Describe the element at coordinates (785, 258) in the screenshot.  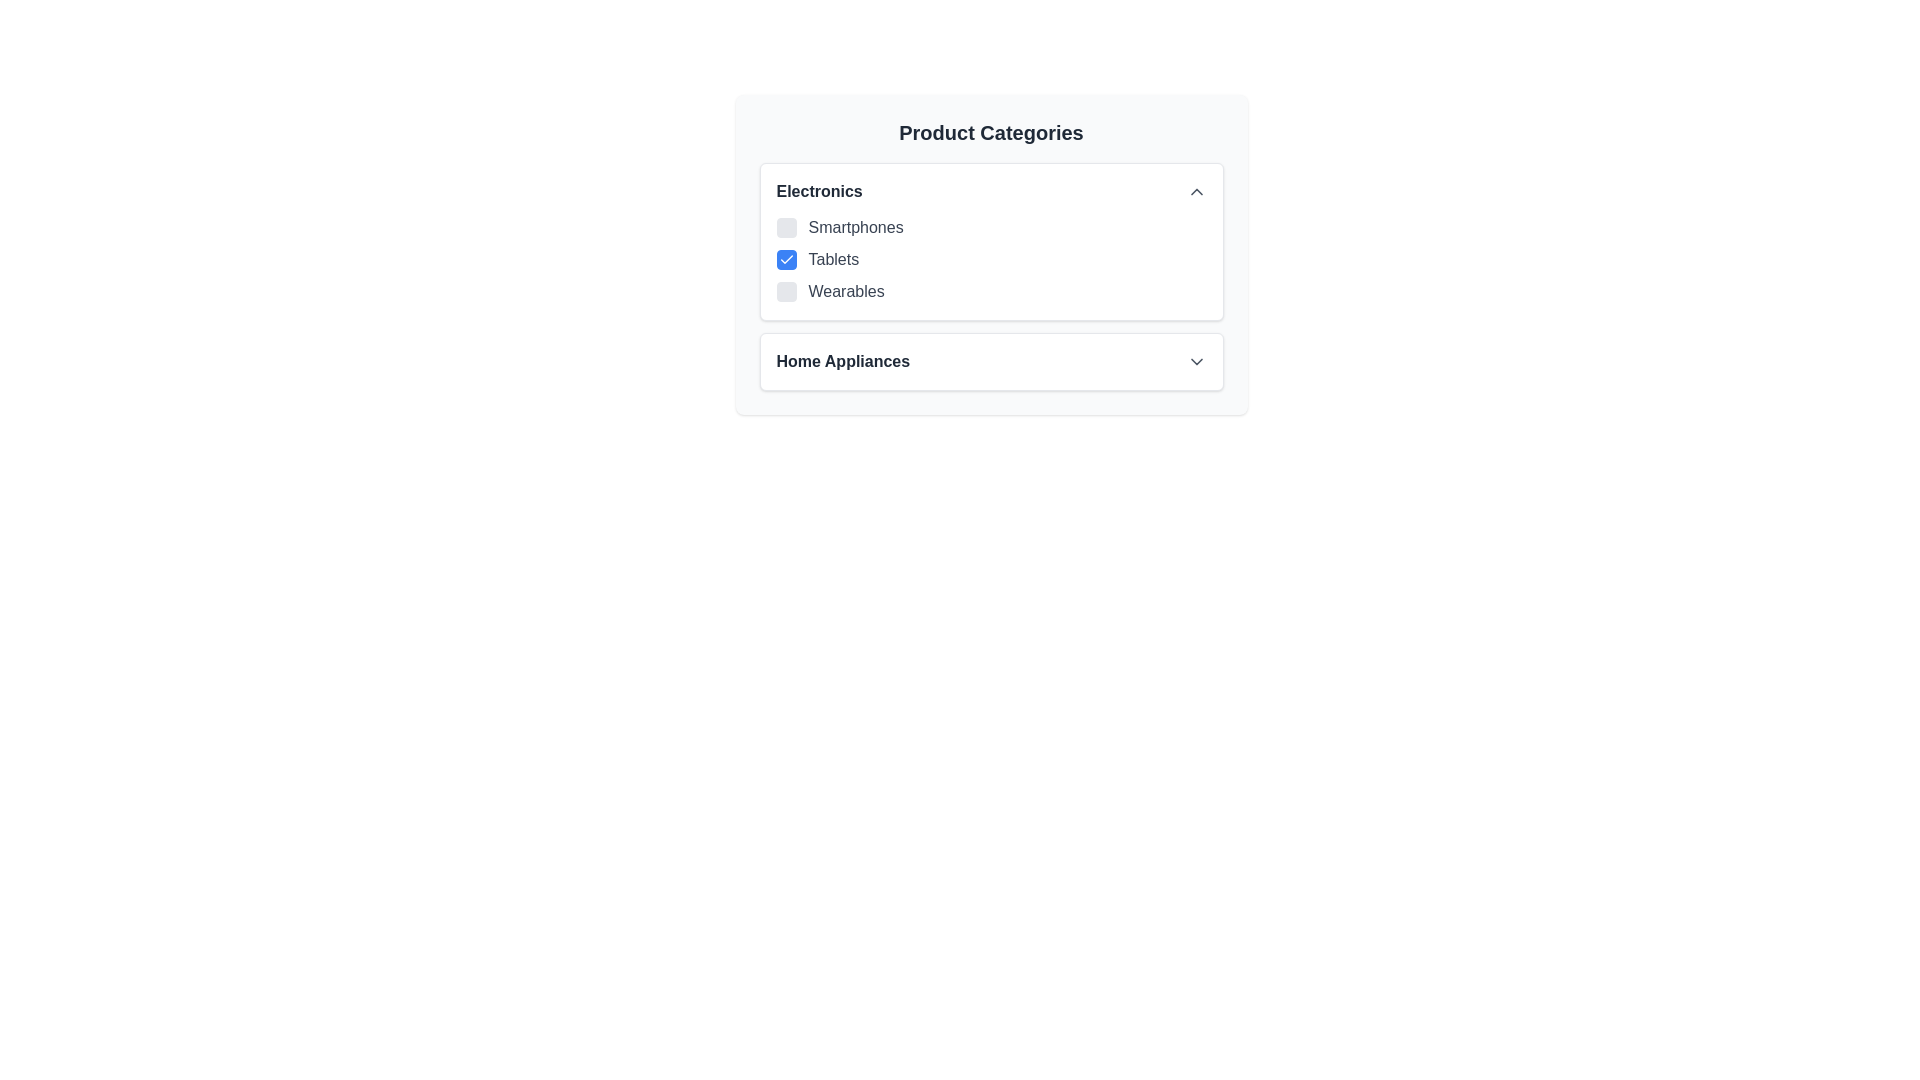
I see `the small, square, blue Checkbox styled as a button with a white checkmark icon, located to the left of the 'Tablets' label in the 'Electronics' section of the 'Product Categories' list` at that location.